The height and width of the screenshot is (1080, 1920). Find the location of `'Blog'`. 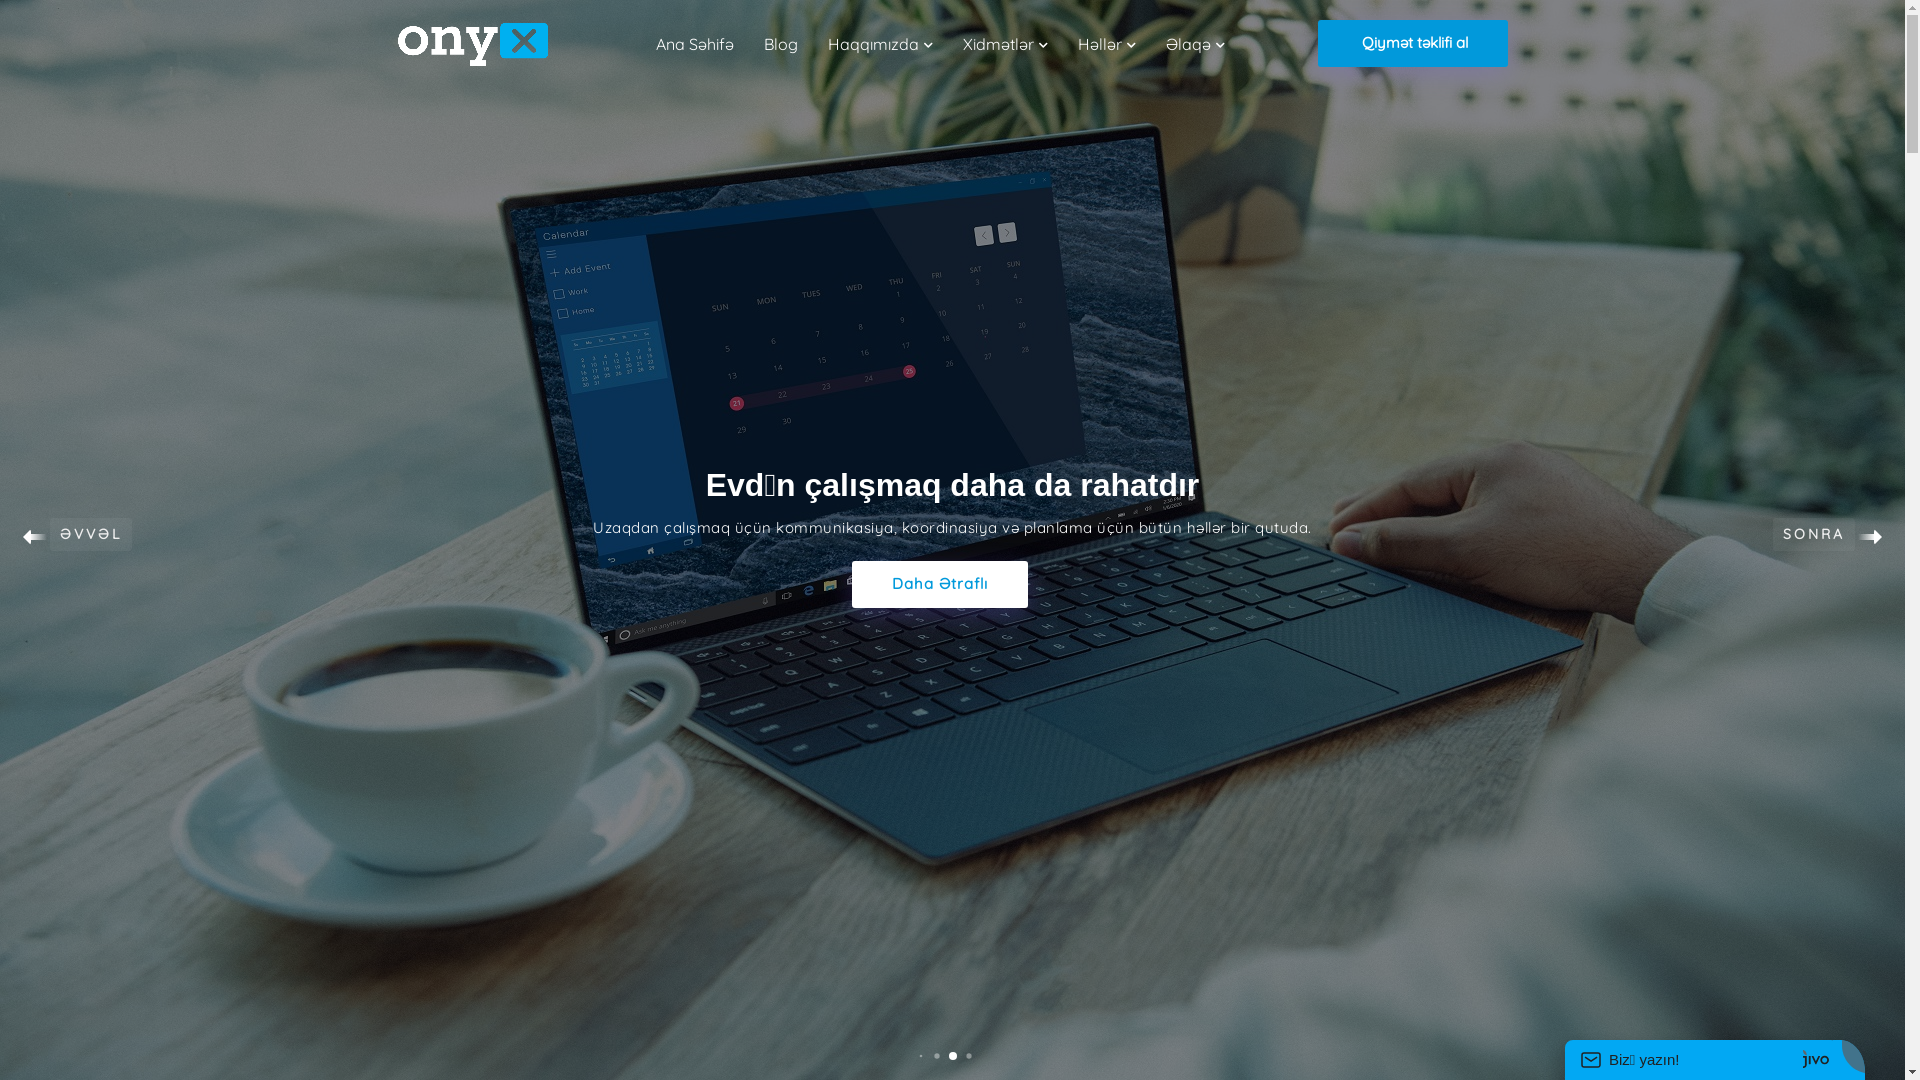

'Blog' is located at coordinates (780, 43).